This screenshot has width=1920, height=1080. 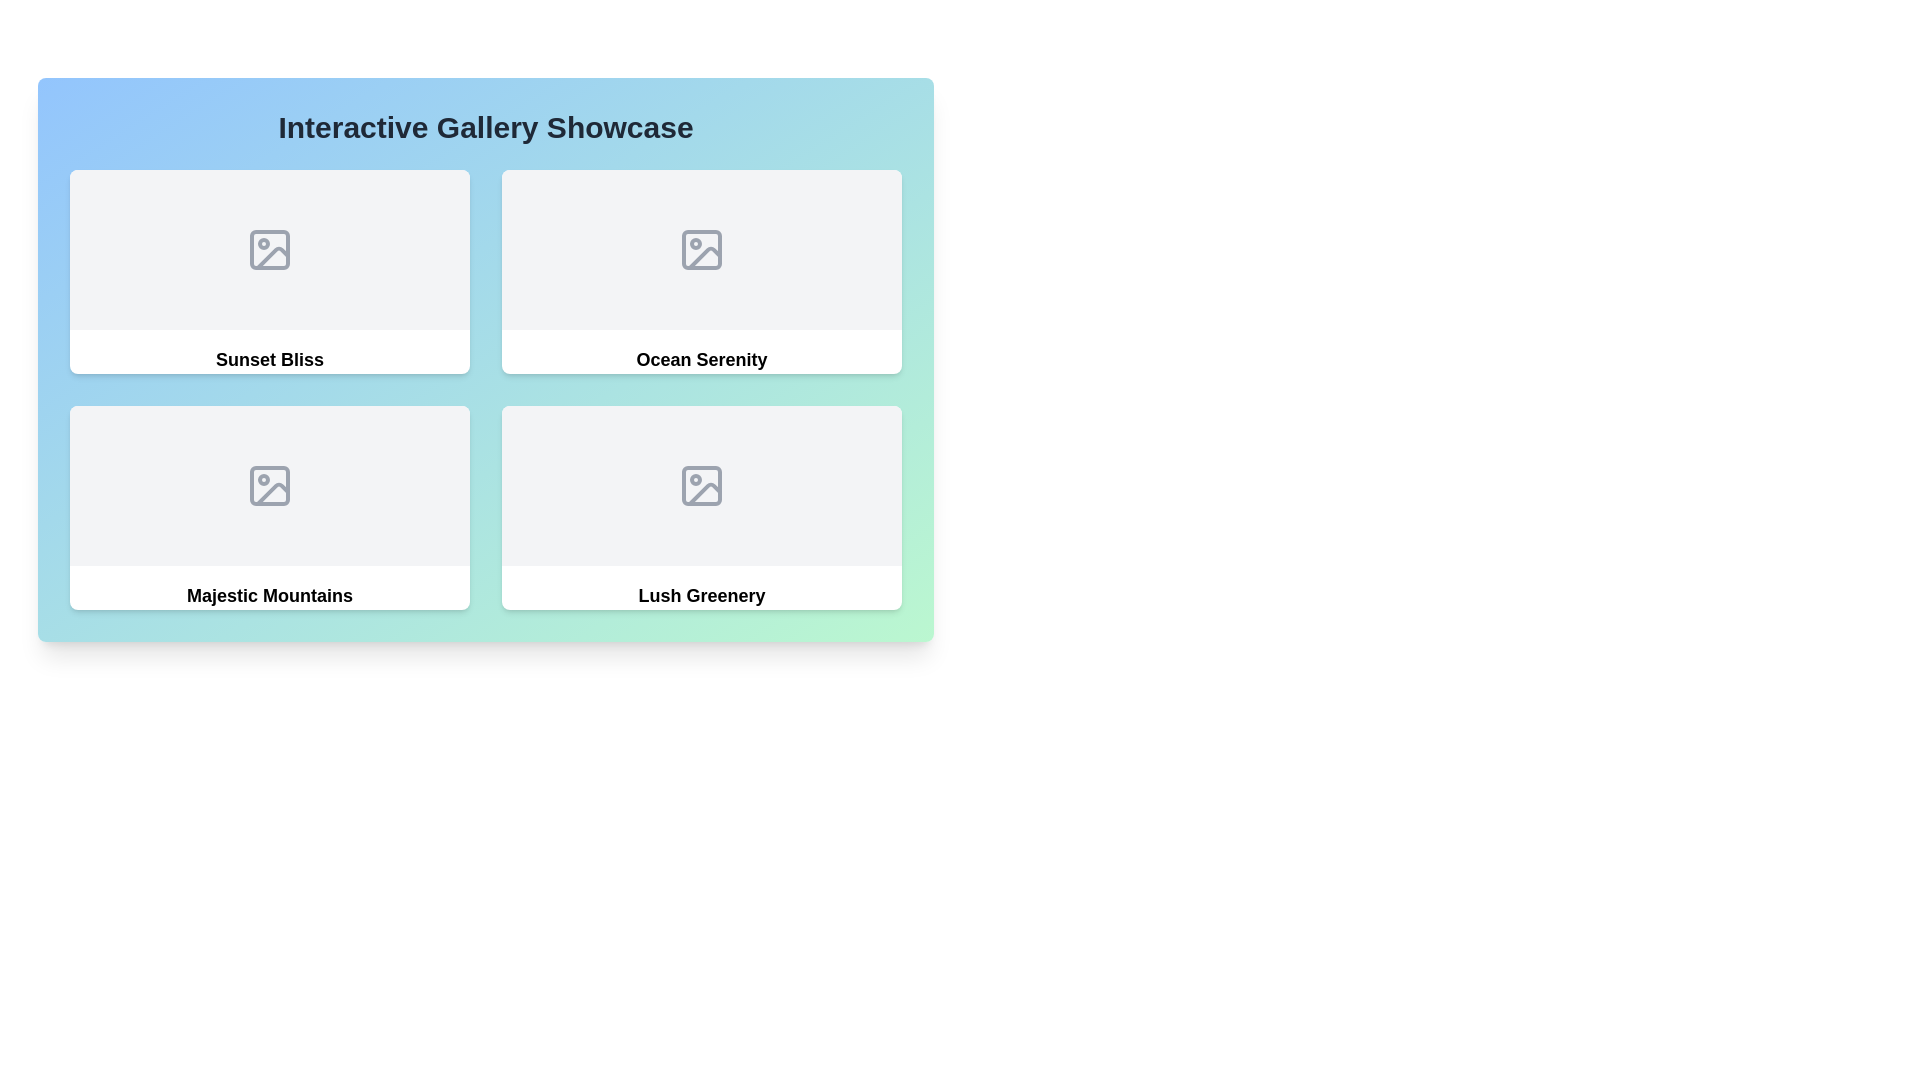 I want to click on icon placeholder area in the 'Lush Greenery' card located in the second row, second column of the 'Interactive Gallery Showcase' interface, so click(x=701, y=486).